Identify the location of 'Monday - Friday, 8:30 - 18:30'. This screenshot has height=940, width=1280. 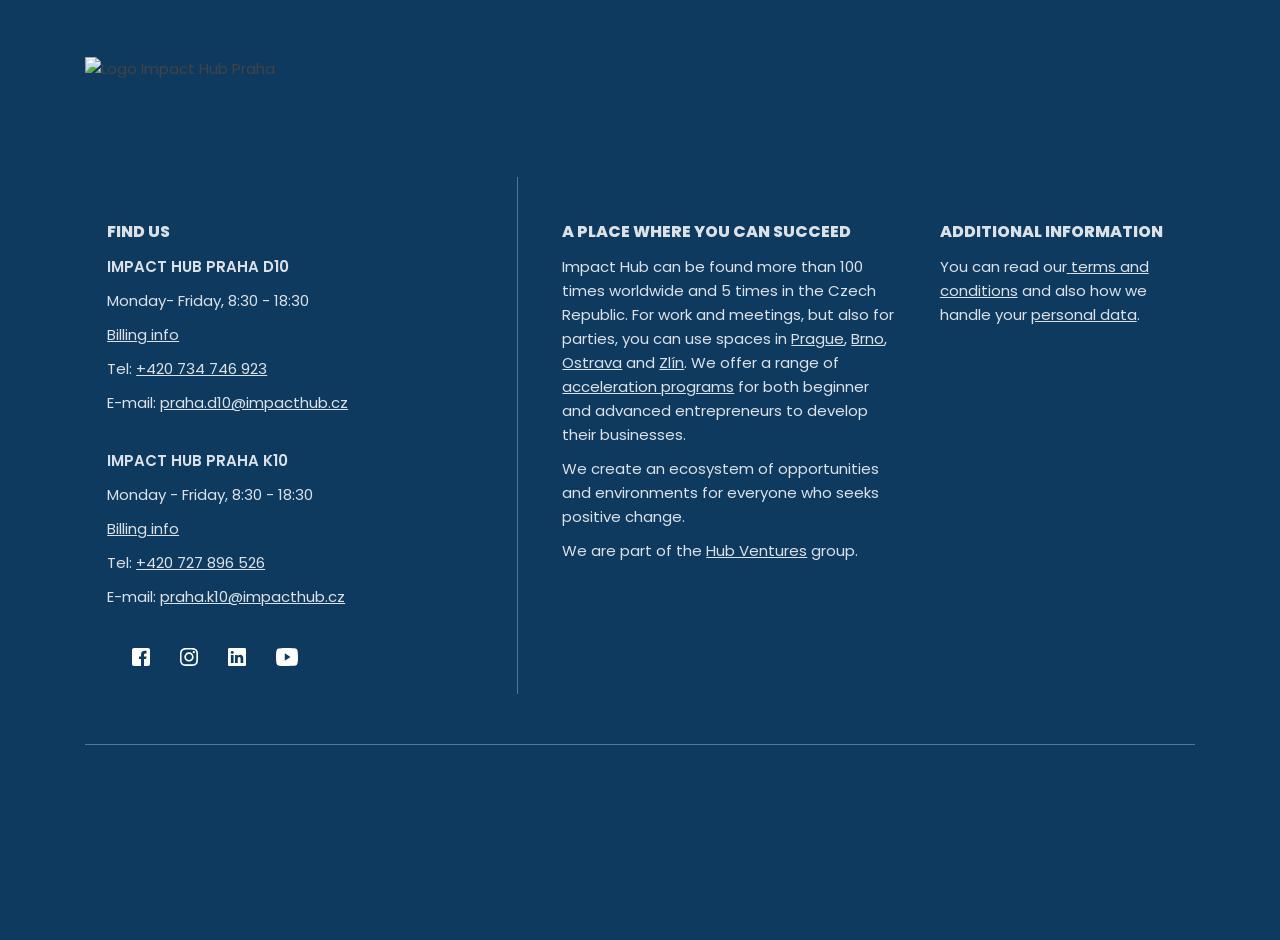
(210, 494).